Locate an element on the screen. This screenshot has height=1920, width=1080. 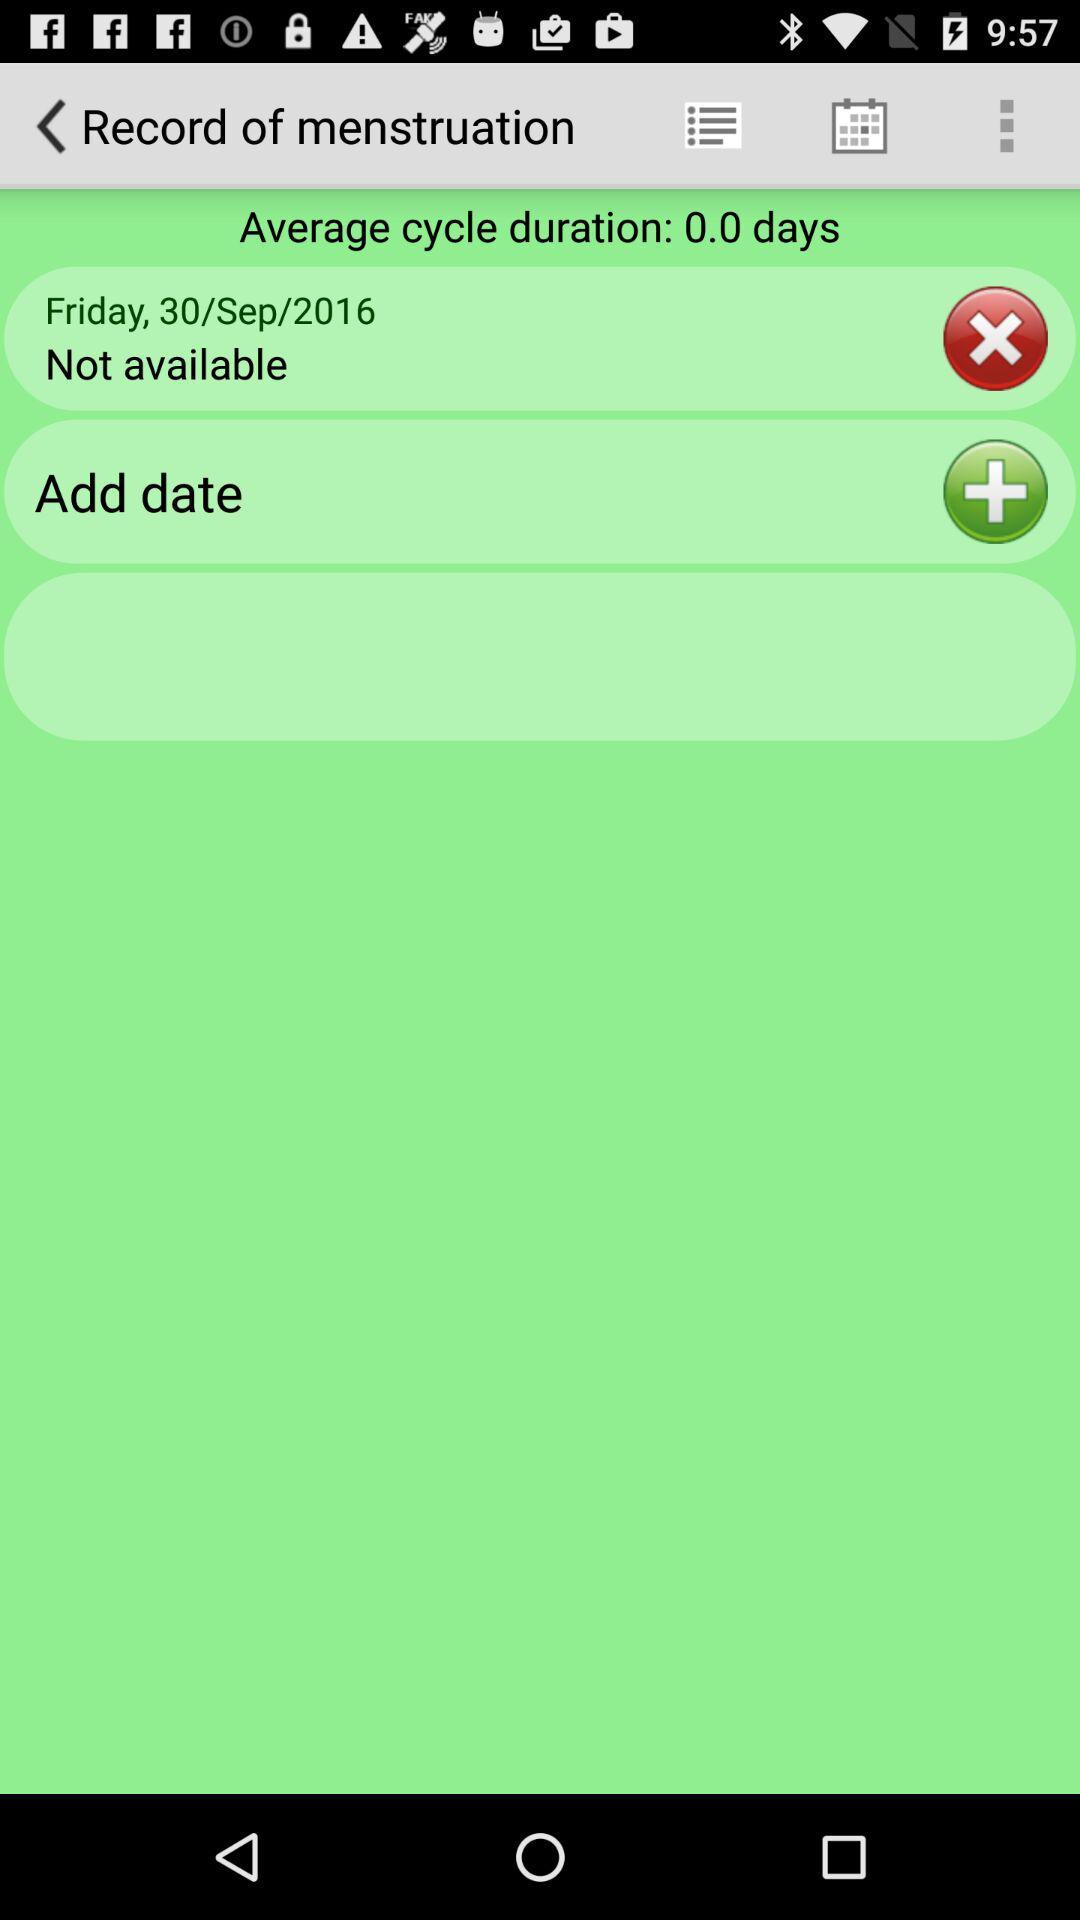
the close icon is located at coordinates (995, 362).